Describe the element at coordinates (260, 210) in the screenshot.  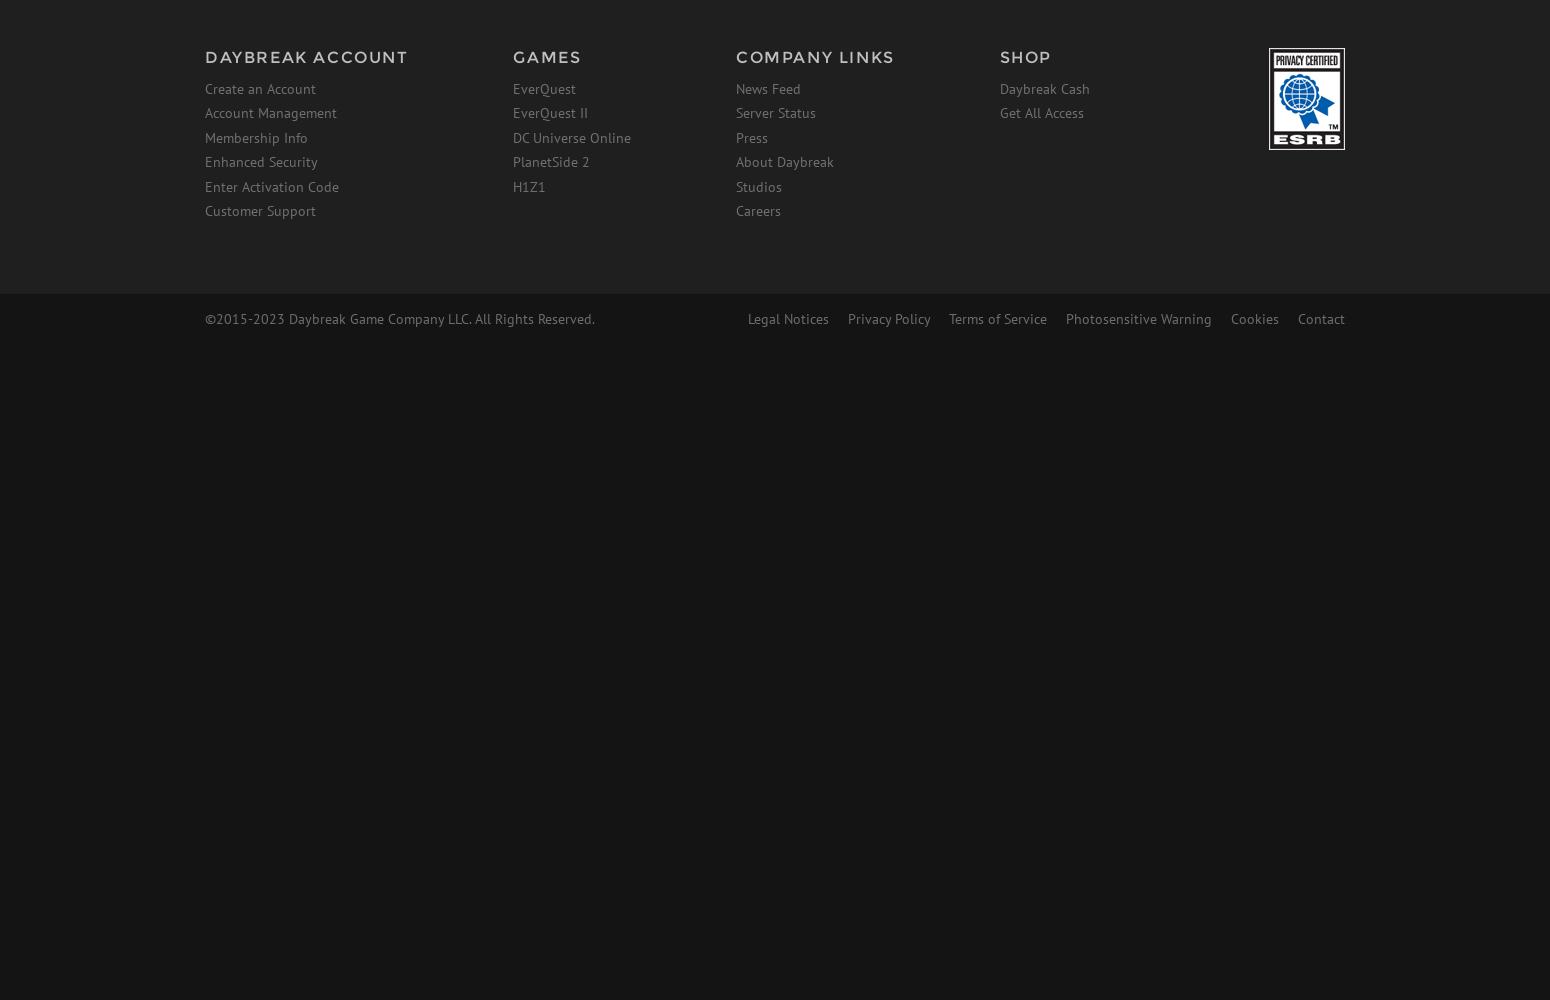
I see `'Customer Support'` at that location.